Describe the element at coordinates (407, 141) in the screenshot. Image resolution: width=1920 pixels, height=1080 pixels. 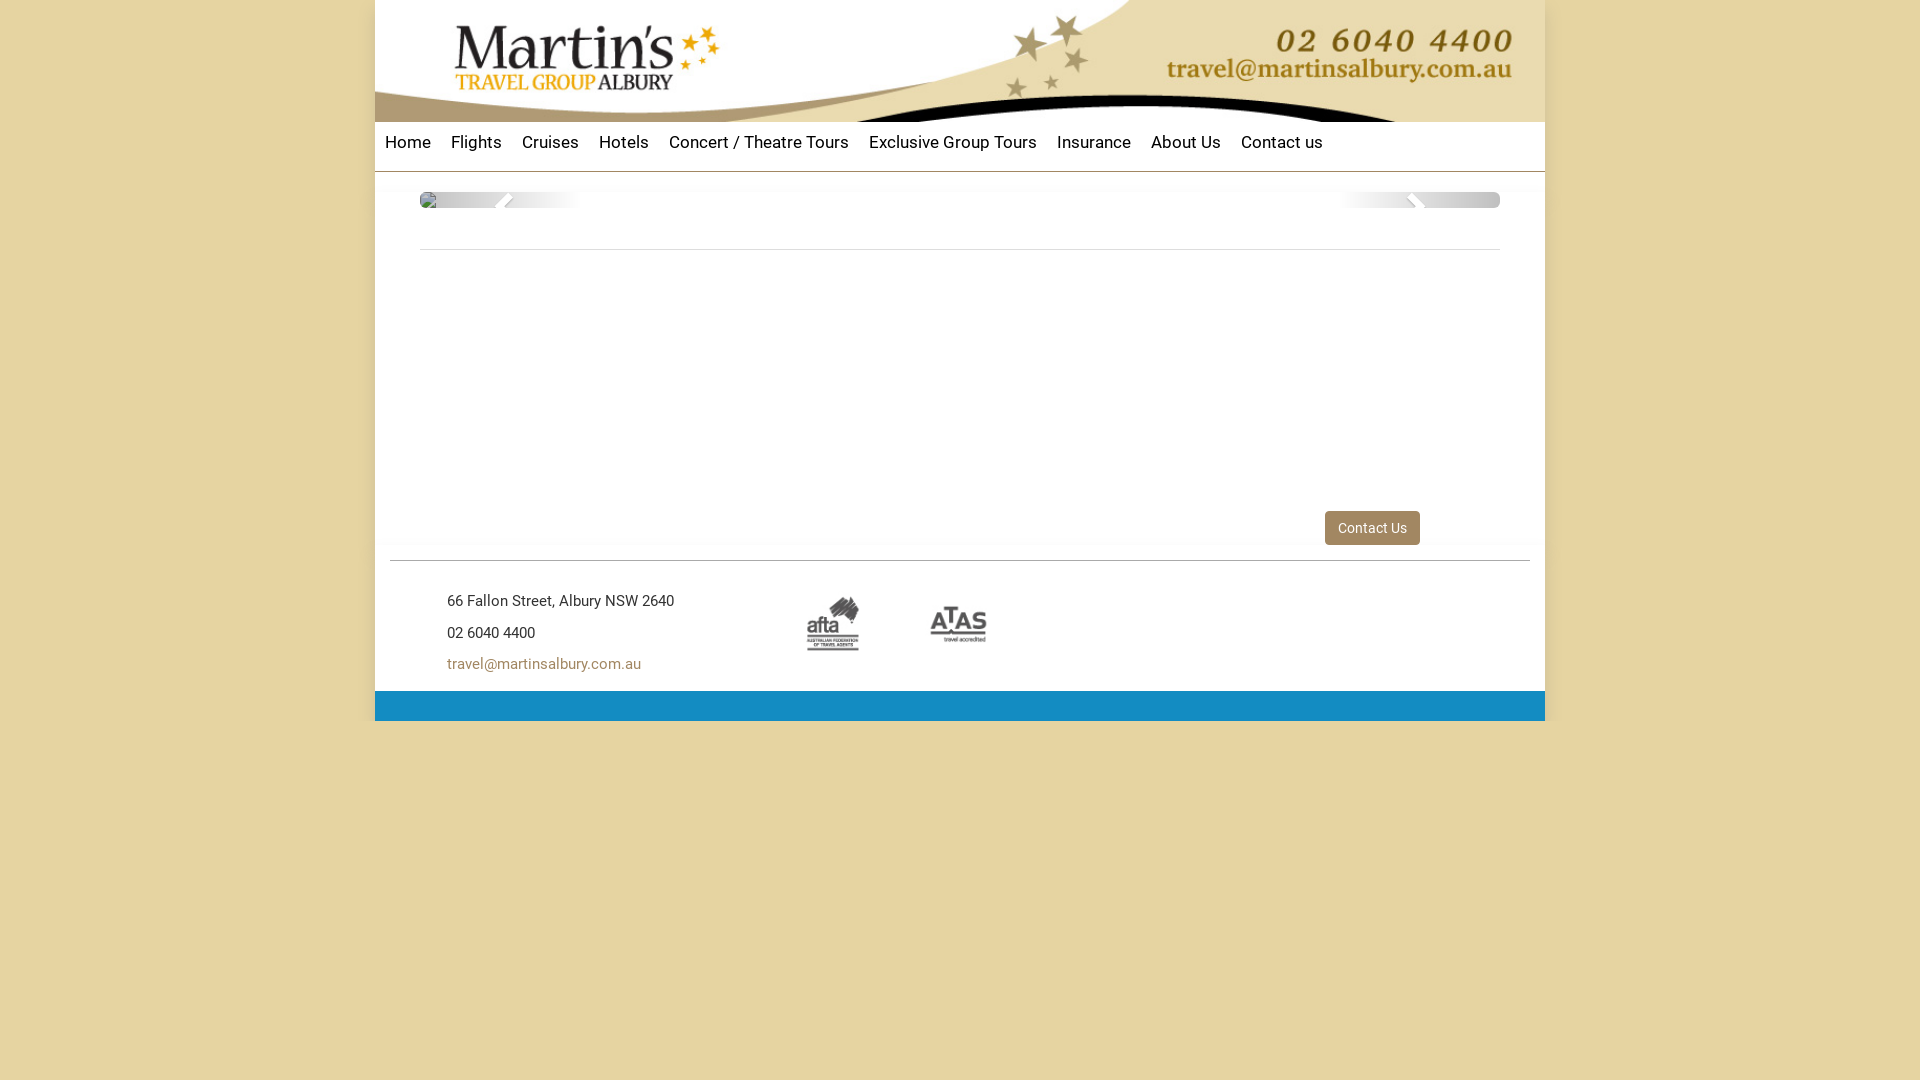
I see `'Home'` at that location.